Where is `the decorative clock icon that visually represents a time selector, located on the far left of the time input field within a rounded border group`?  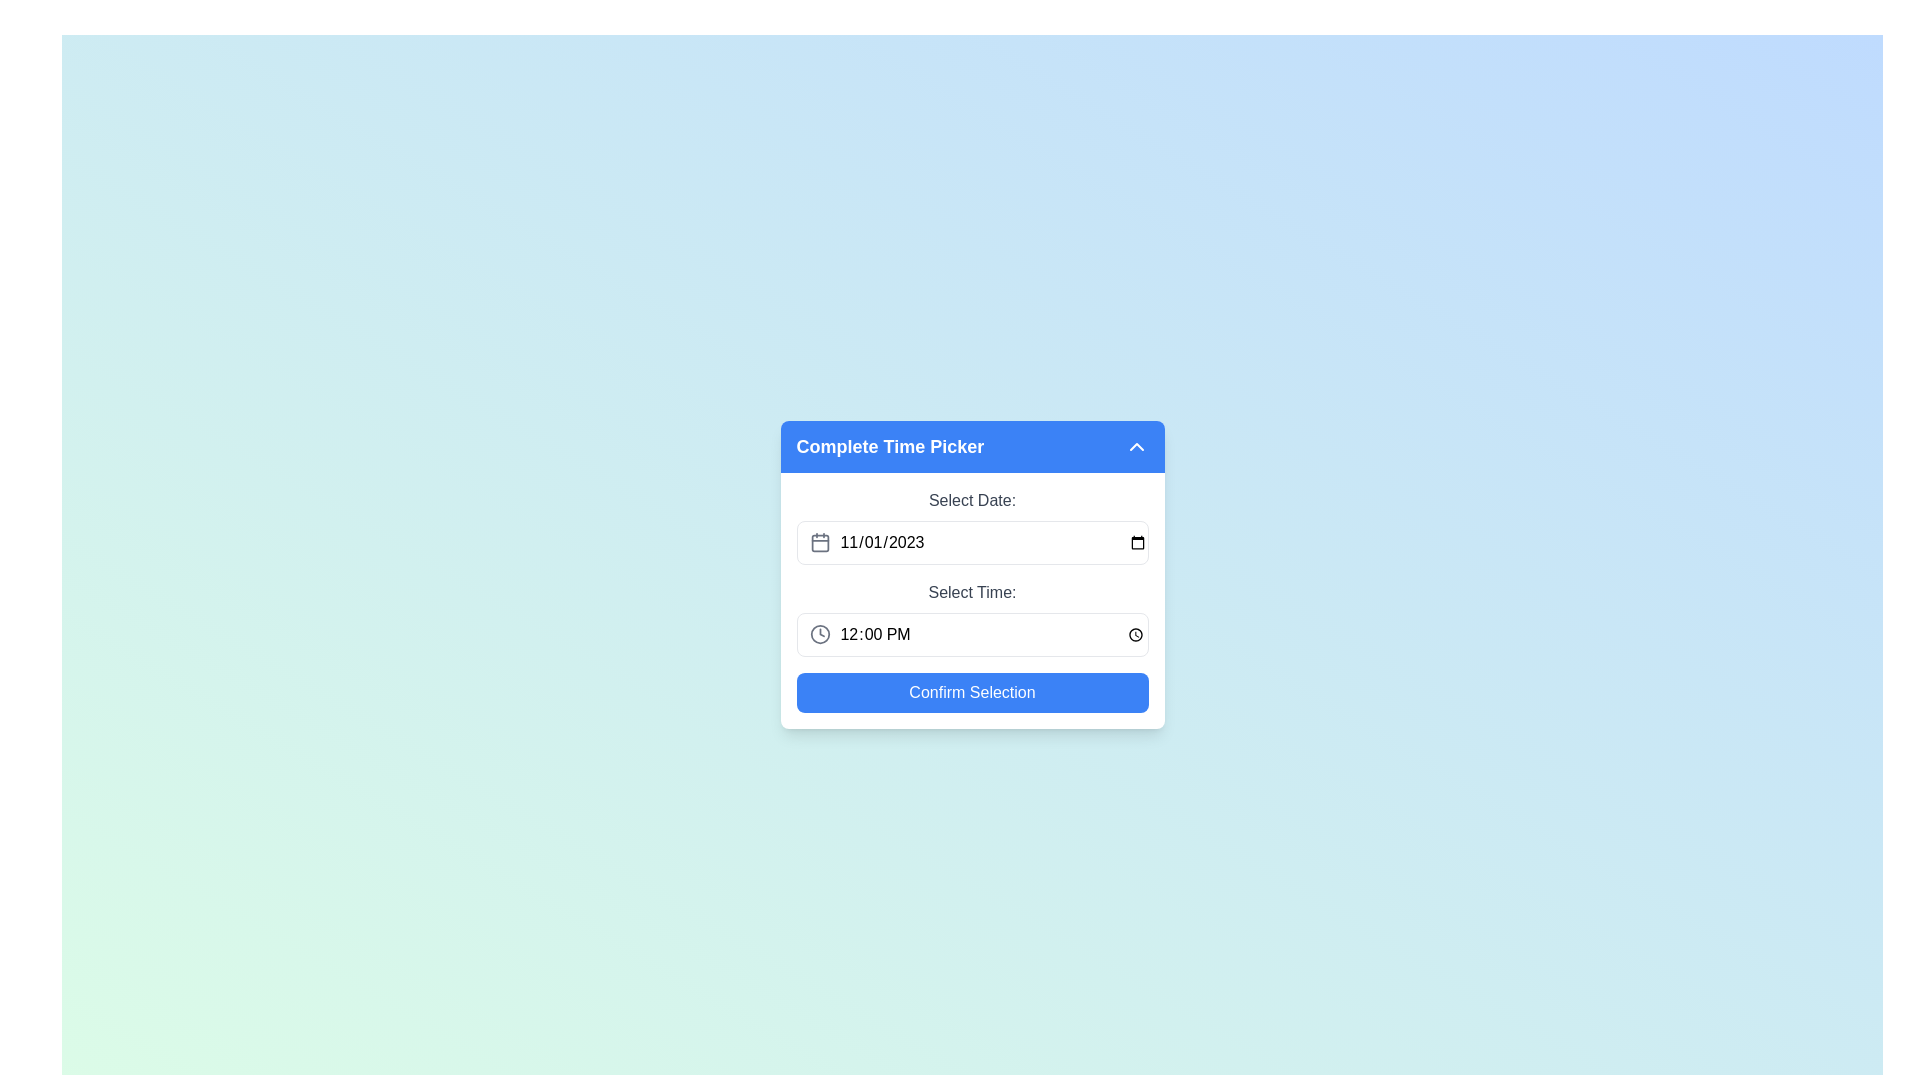
the decorative clock icon that visually represents a time selector, located on the far left of the time input field within a rounded border group is located at coordinates (820, 635).